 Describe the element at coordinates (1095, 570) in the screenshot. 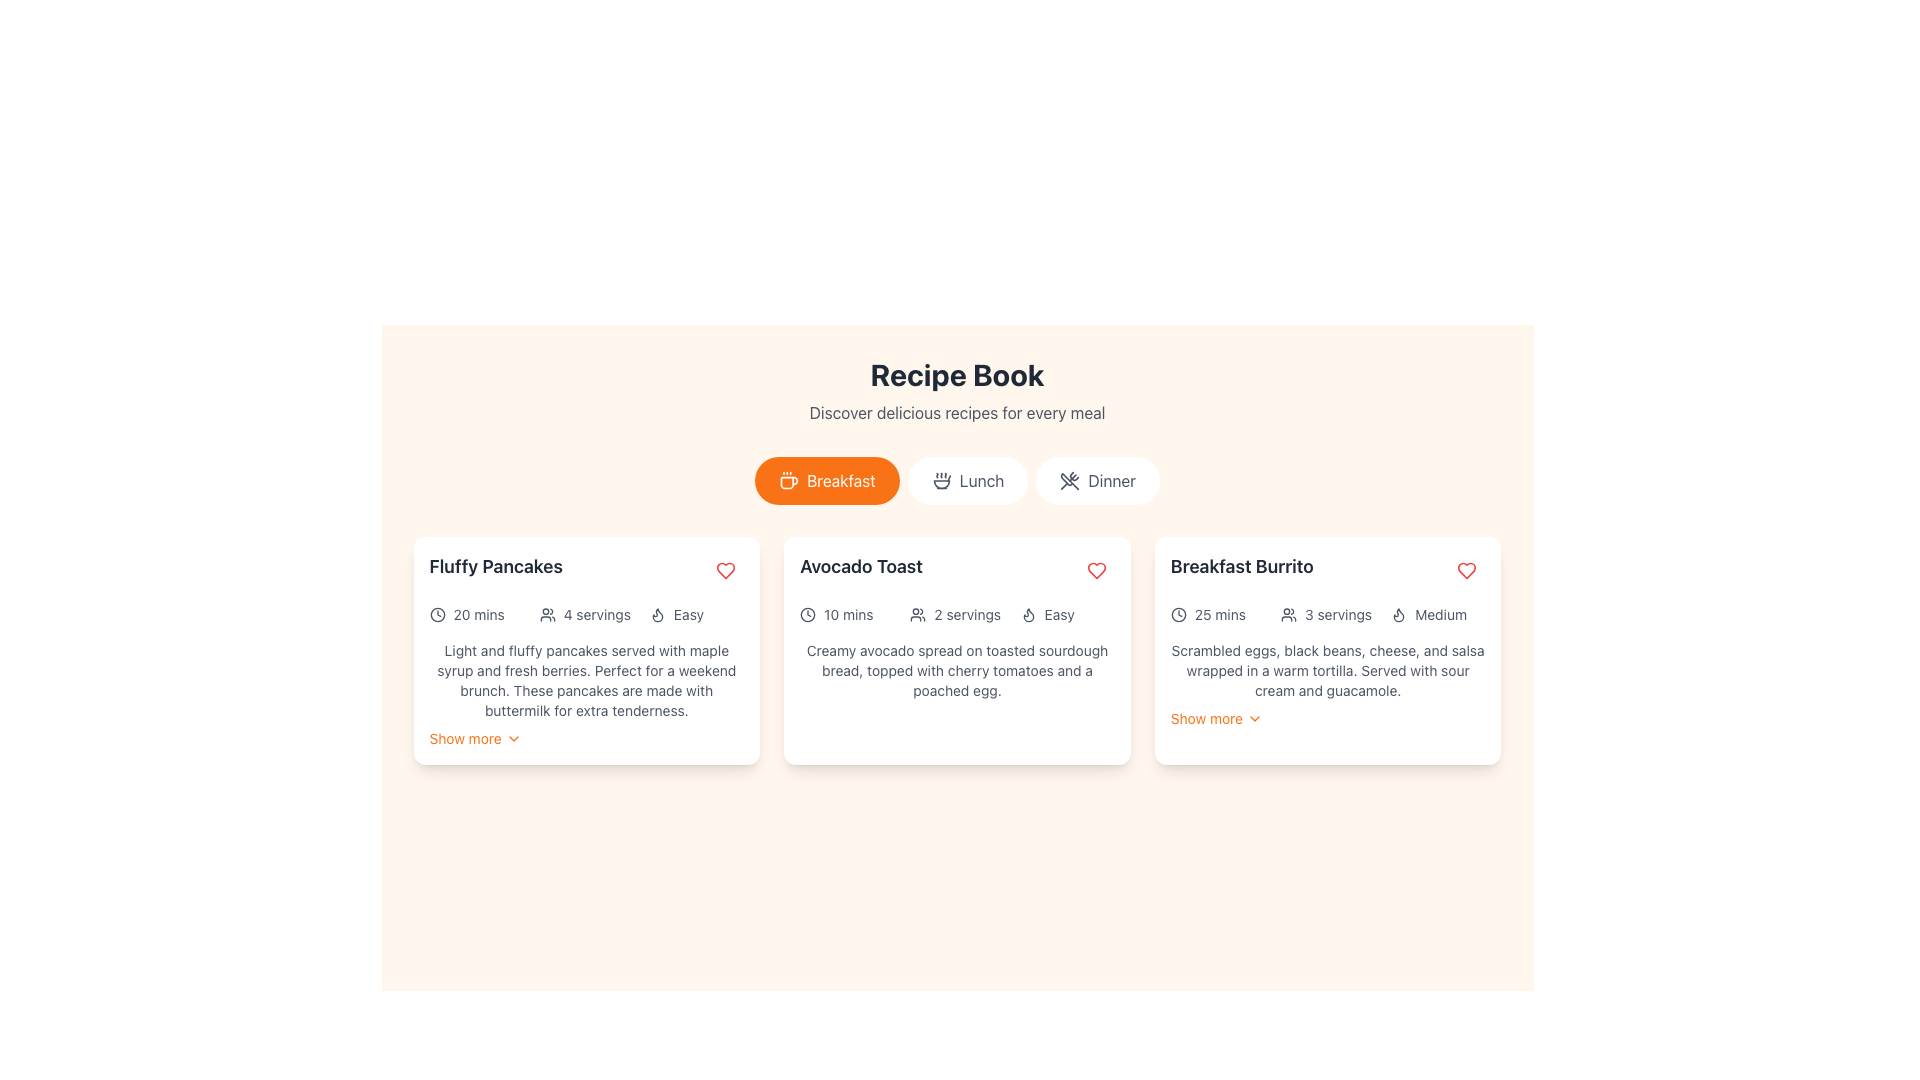

I see `the heart-shaped icon in the third card of the layout for the 'Breakfast Burrito' recipe` at that location.